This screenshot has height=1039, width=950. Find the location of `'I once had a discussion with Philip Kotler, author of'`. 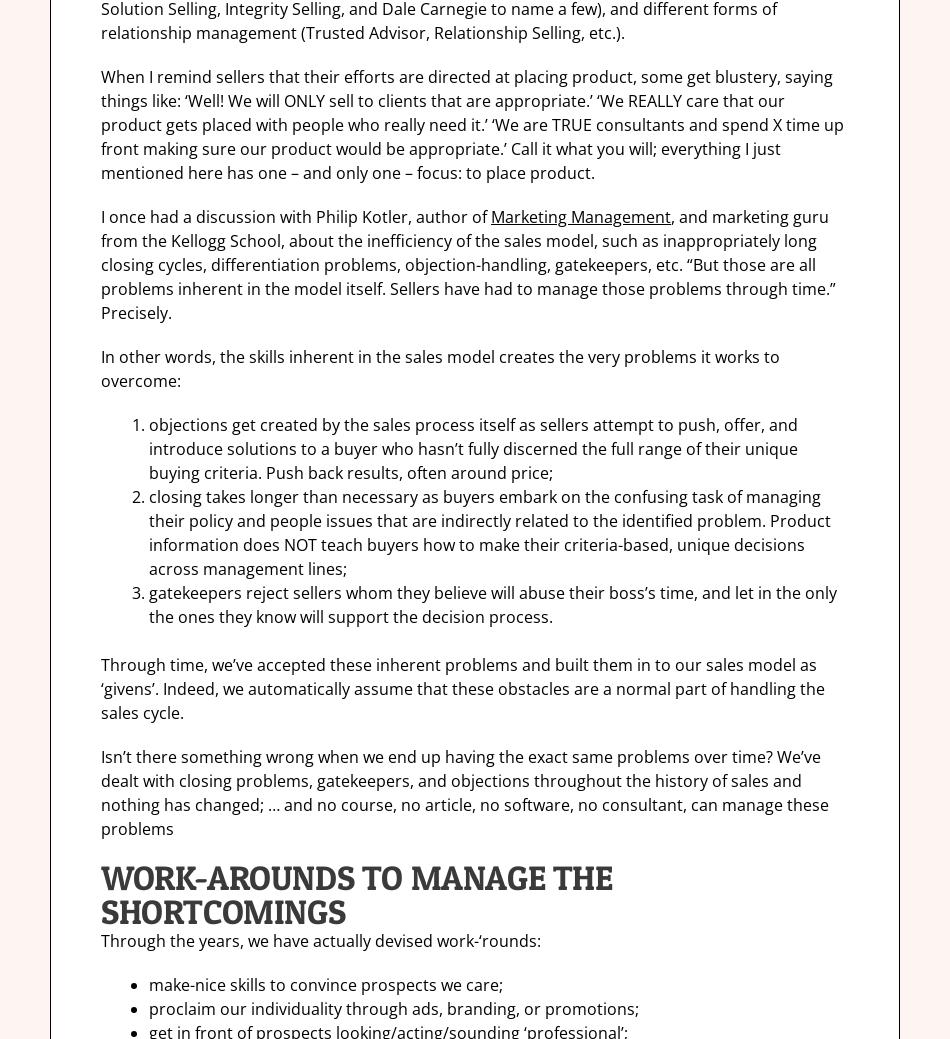

'I once had a discussion with Philip Kotler, author of' is located at coordinates (100, 217).